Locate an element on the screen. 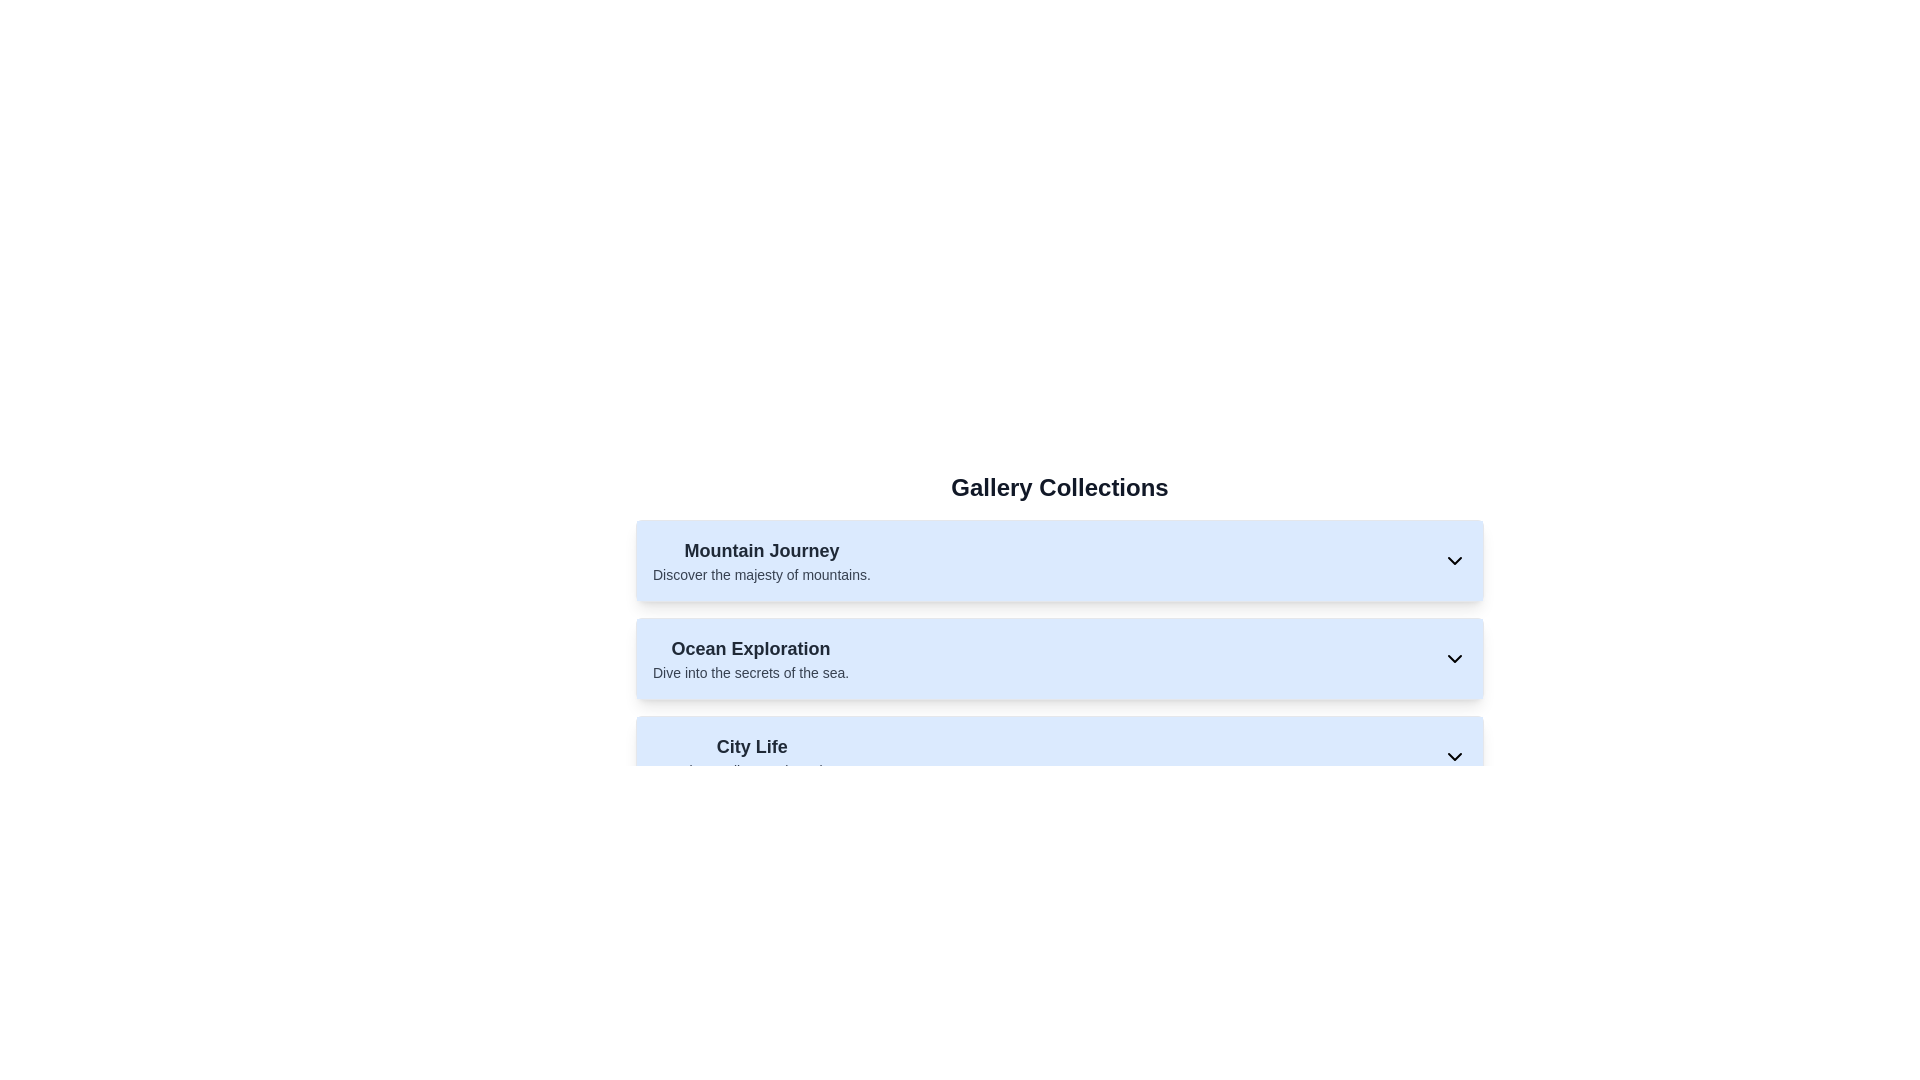 This screenshot has width=1920, height=1080. the List item for 'Ocean Exploration' in the 'Gallery Collections' is located at coordinates (1059, 659).